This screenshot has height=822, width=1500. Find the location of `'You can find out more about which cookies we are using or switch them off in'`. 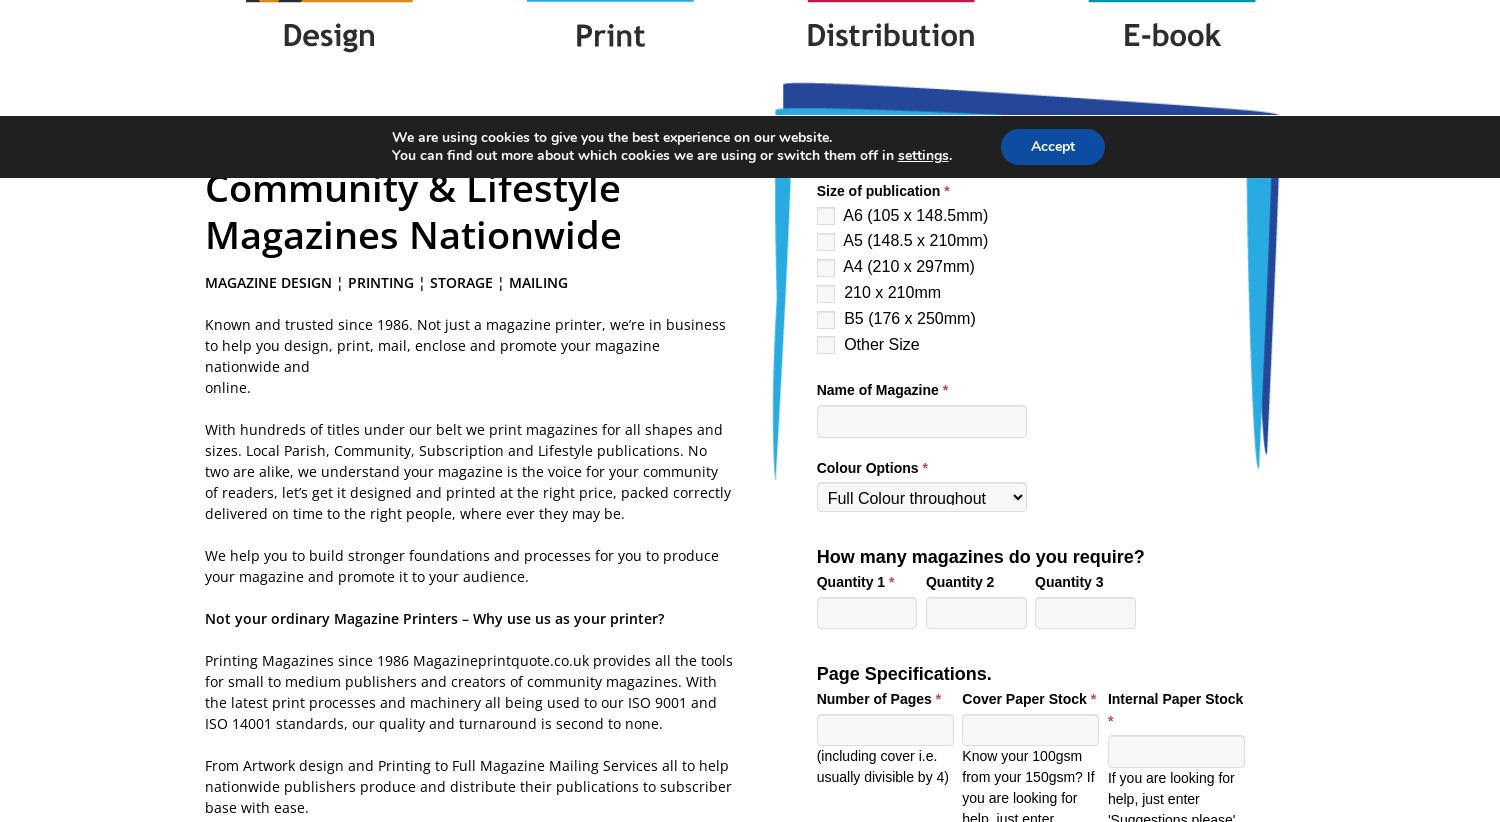

'You can find out more about which cookies we are using or switch them off in' is located at coordinates (643, 154).